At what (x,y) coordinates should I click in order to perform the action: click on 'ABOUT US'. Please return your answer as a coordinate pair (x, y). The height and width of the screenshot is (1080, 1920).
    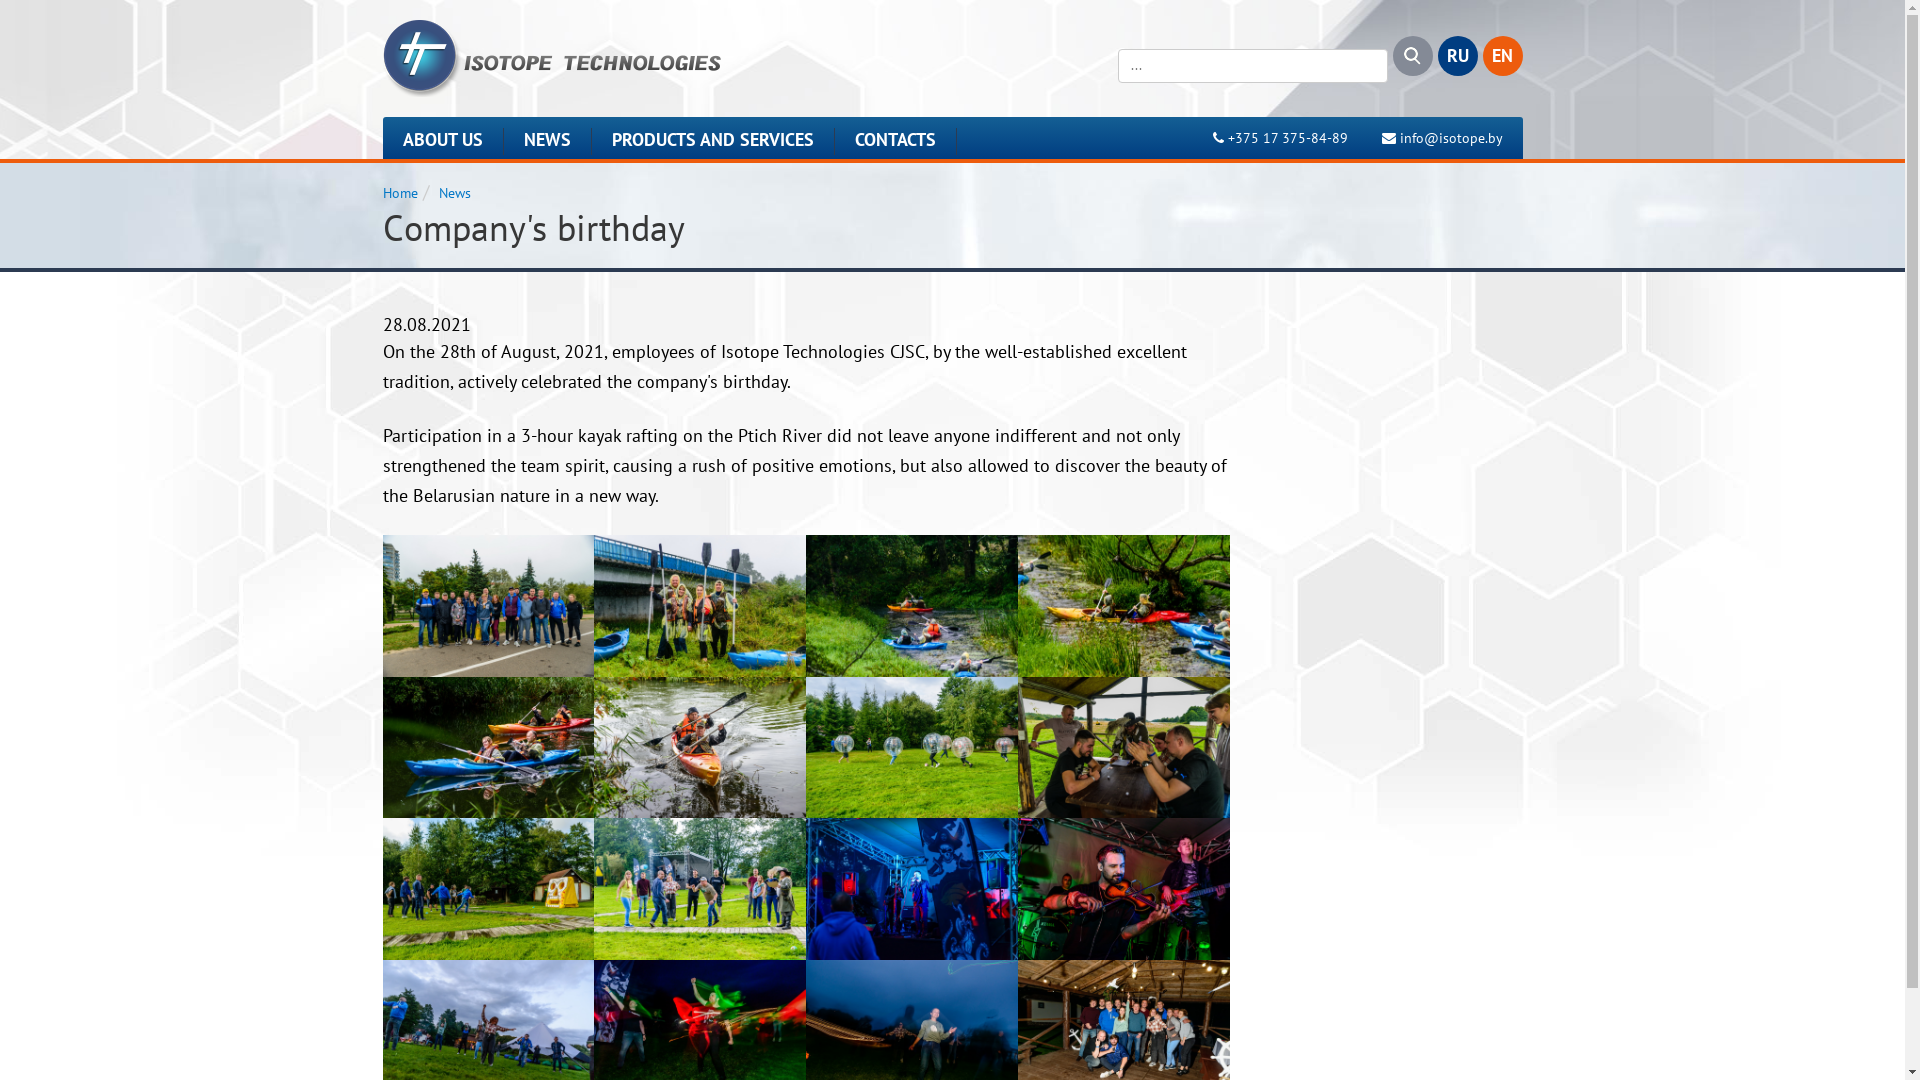
    Looking at the image, I should click on (441, 140).